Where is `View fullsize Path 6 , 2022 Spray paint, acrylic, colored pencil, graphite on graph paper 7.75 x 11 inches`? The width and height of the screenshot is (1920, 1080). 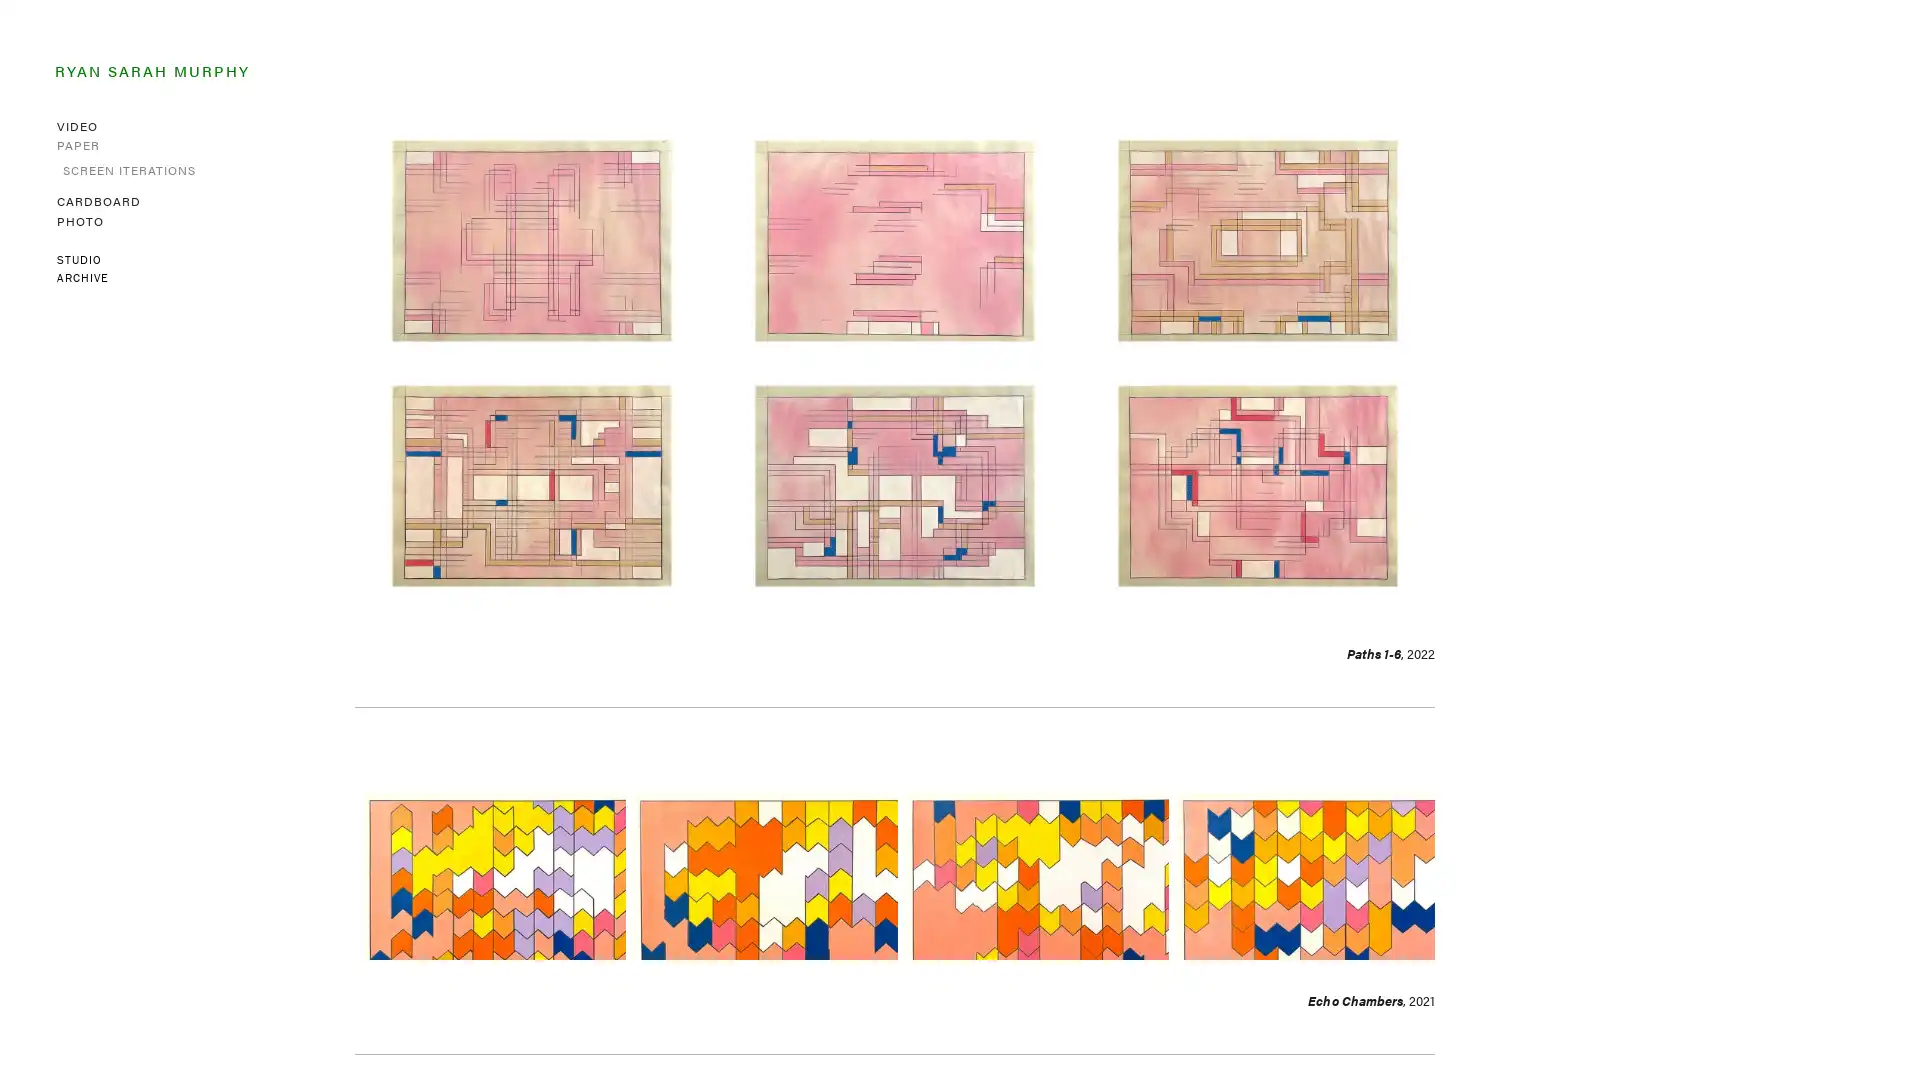
View fullsize Path 6 , 2022 Spray paint, acrylic, colored pencil, graphite on graph paper 7.75 x 11 inches is located at coordinates (1256, 485).